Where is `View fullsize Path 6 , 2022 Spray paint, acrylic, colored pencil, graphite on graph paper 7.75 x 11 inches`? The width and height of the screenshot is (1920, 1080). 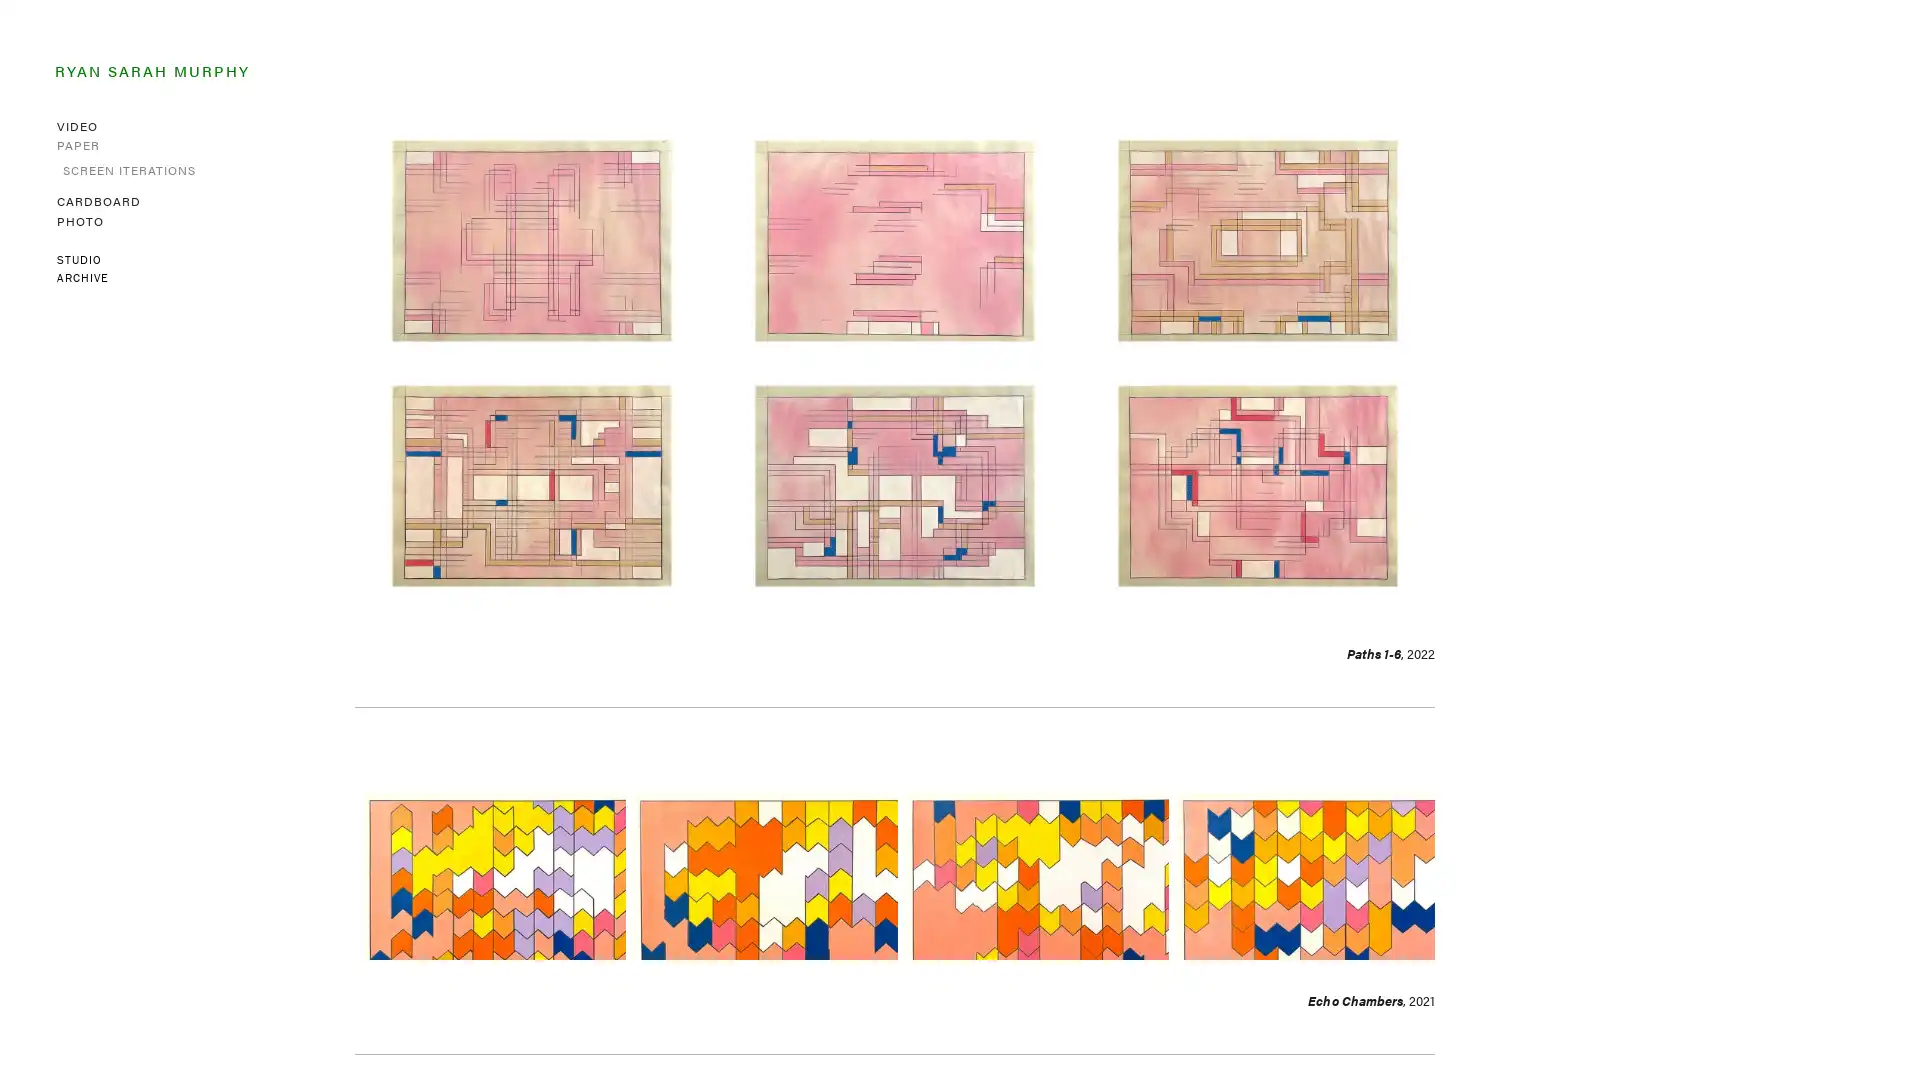
View fullsize Path 6 , 2022 Spray paint, acrylic, colored pencil, graphite on graph paper 7.75 x 11 inches is located at coordinates (1256, 485).